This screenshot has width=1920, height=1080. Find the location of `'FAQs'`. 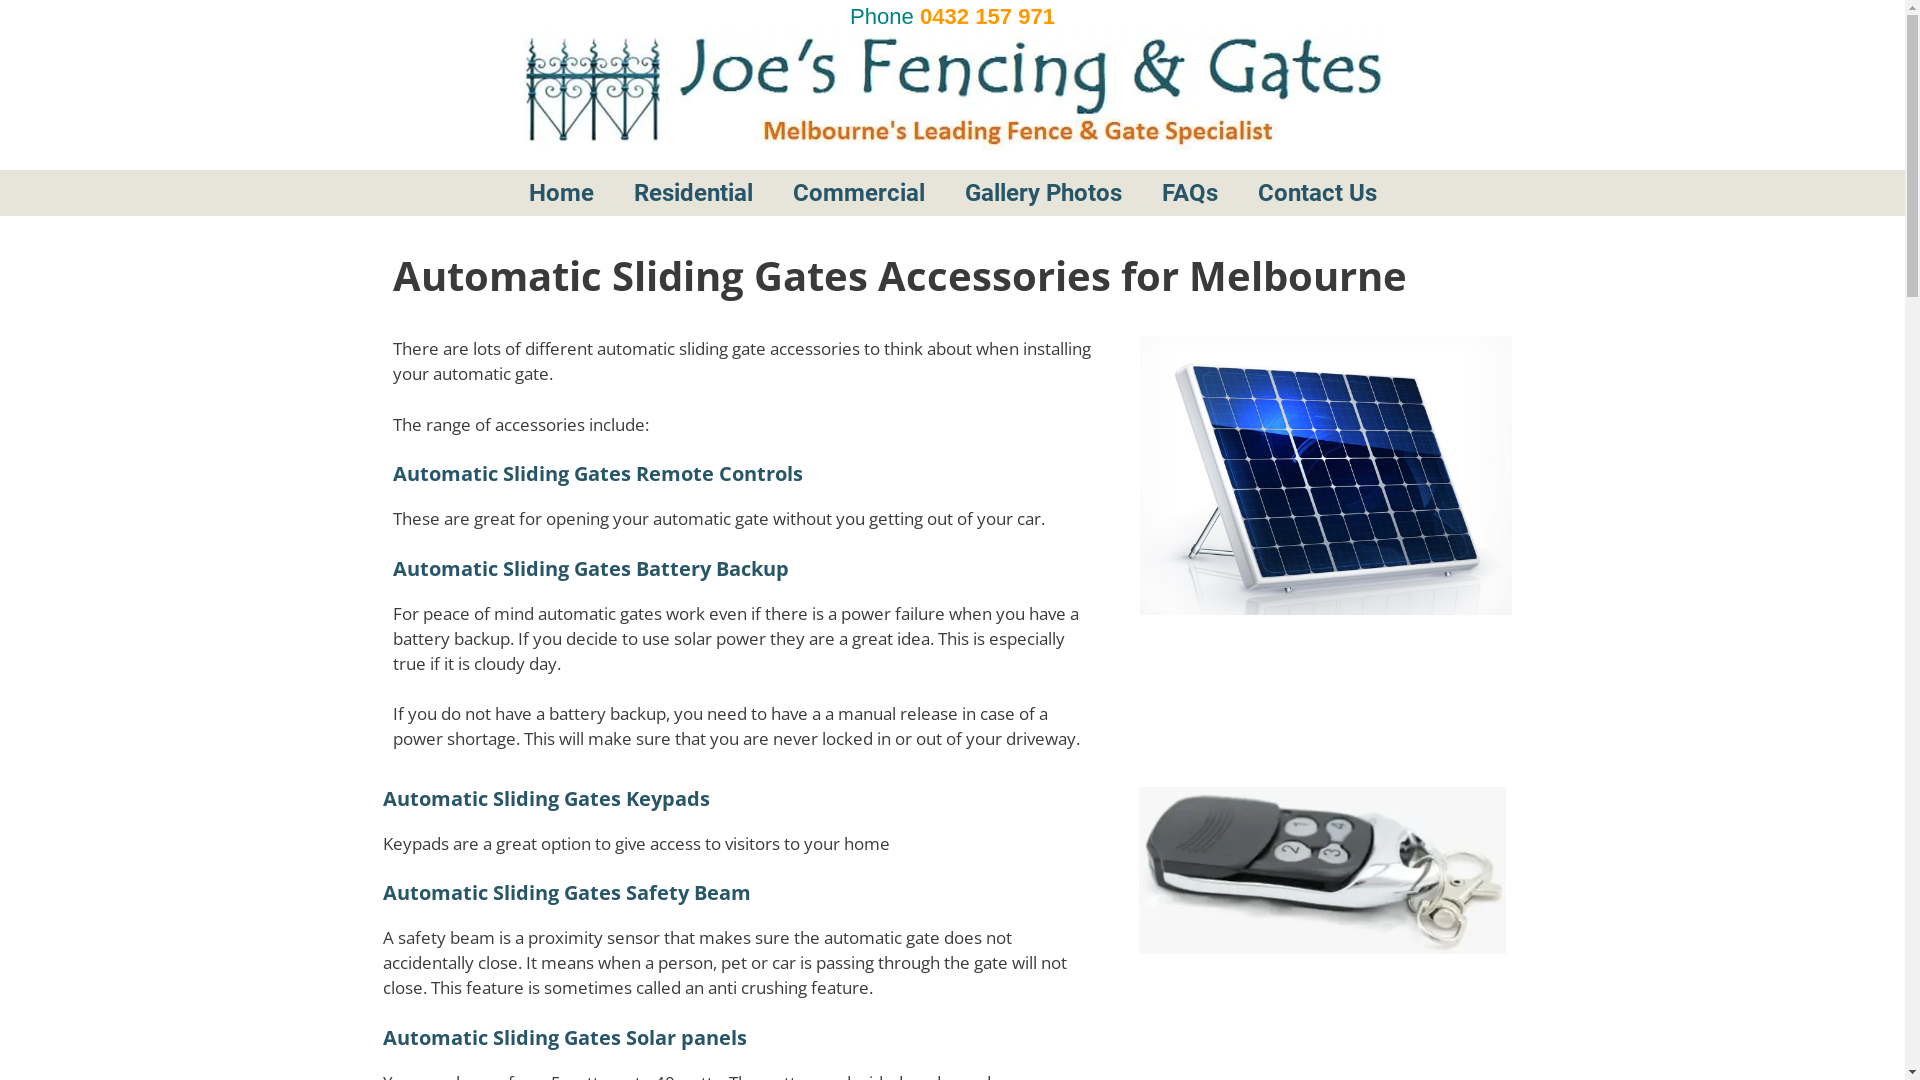

'FAQs' is located at coordinates (1190, 192).